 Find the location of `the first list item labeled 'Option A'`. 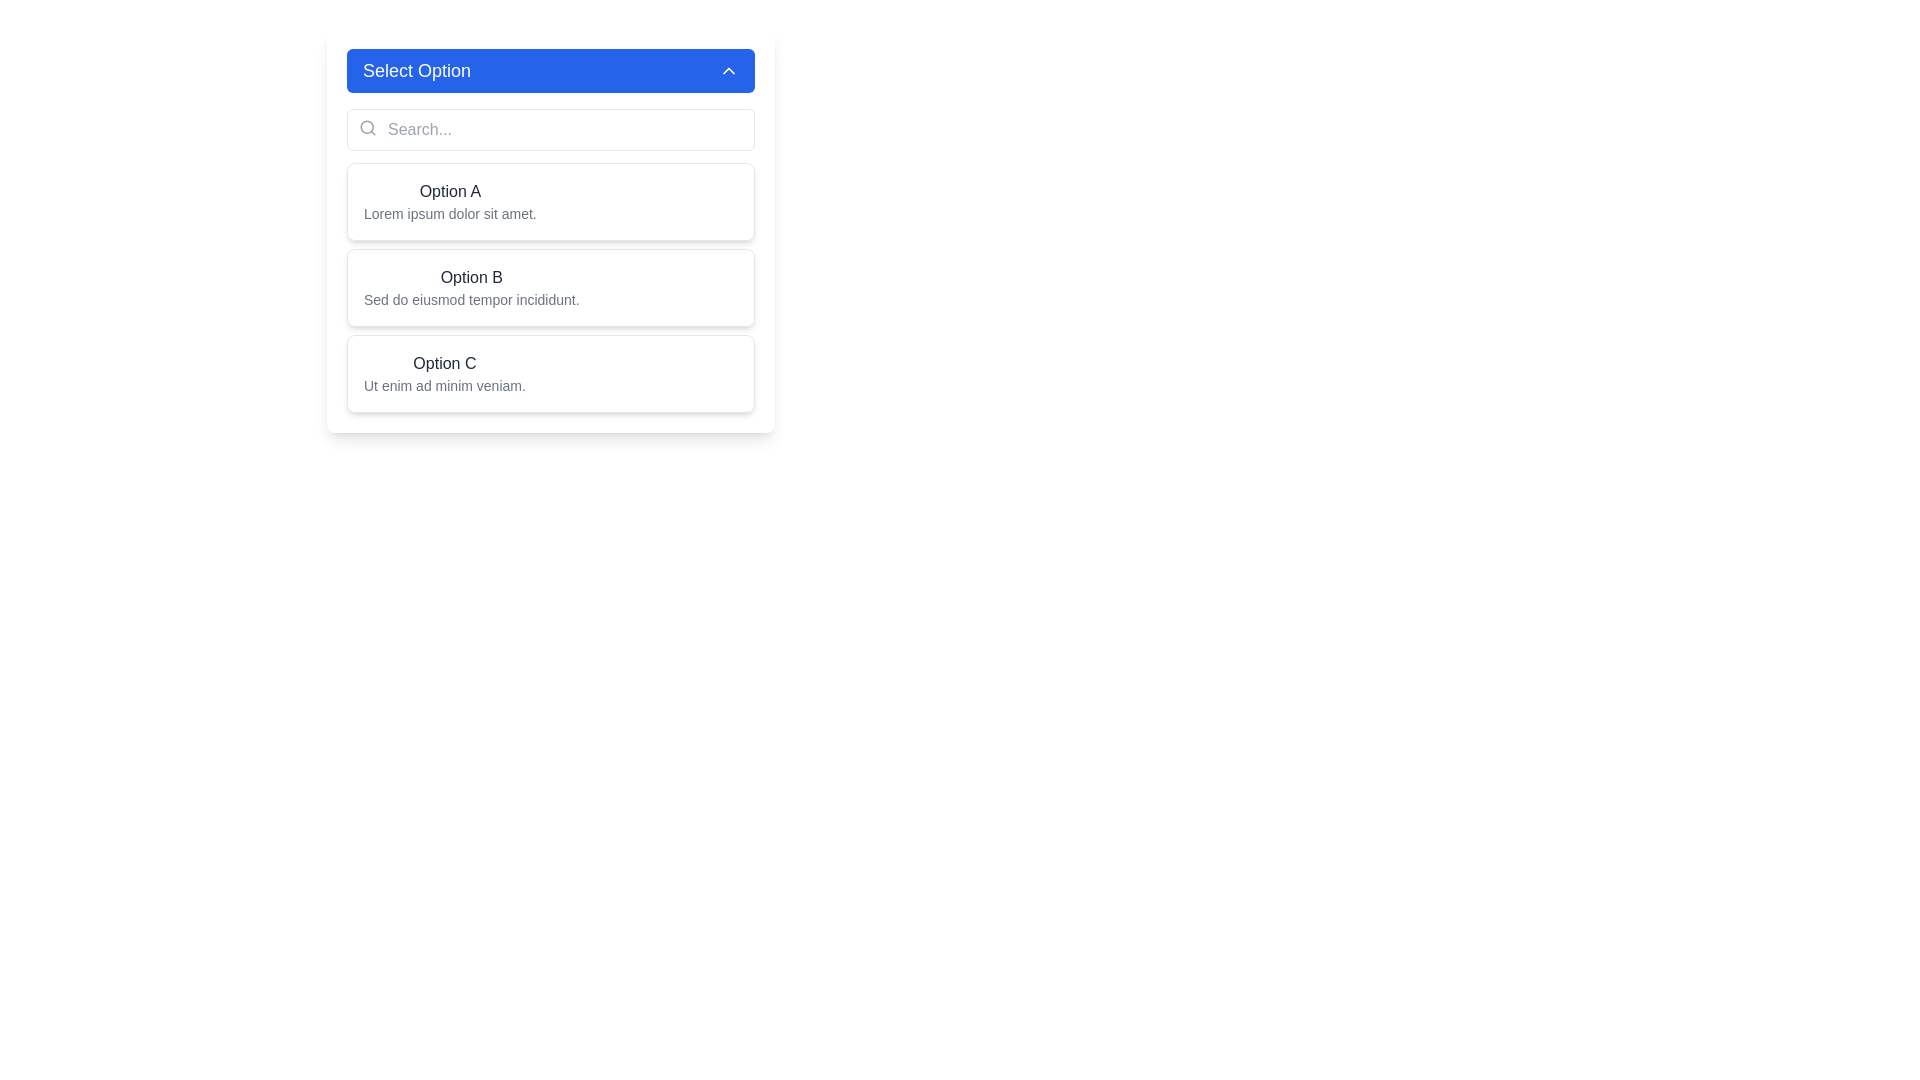

the first list item labeled 'Option A' is located at coordinates (449, 201).